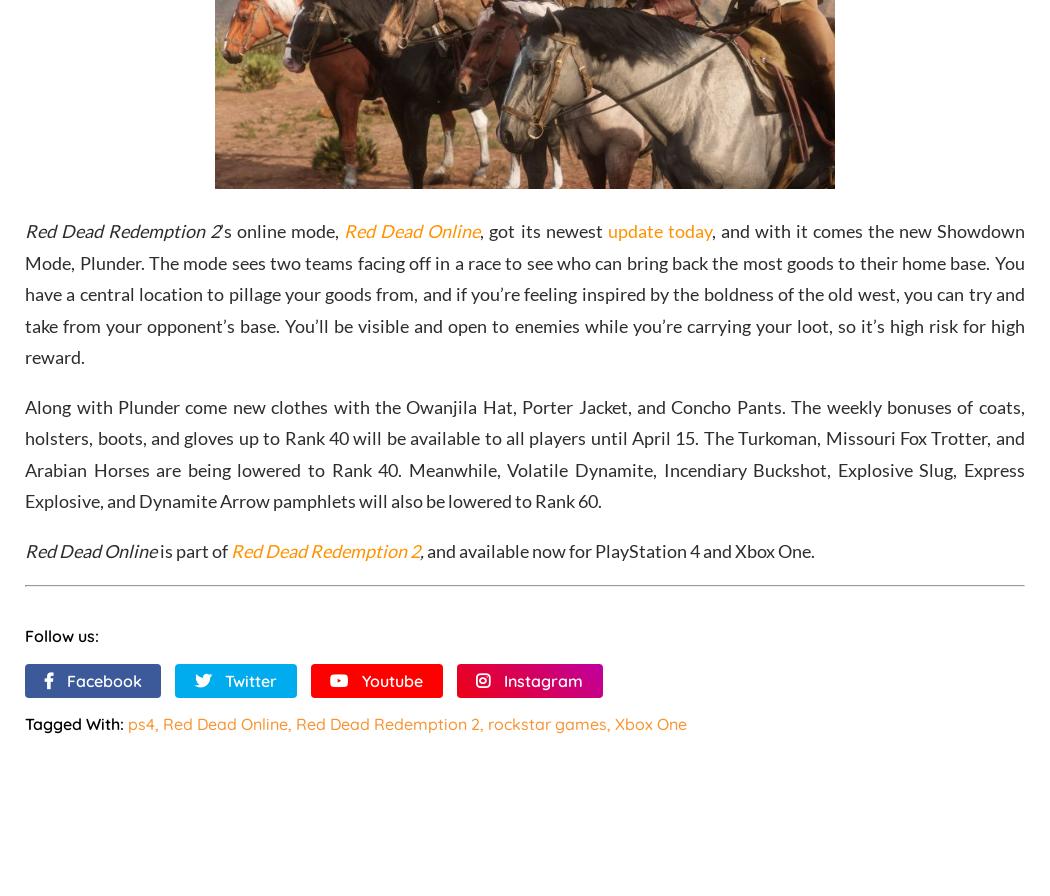 The width and height of the screenshot is (1050, 896). What do you see at coordinates (103, 679) in the screenshot?
I see `'Facebook'` at bounding box center [103, 679].